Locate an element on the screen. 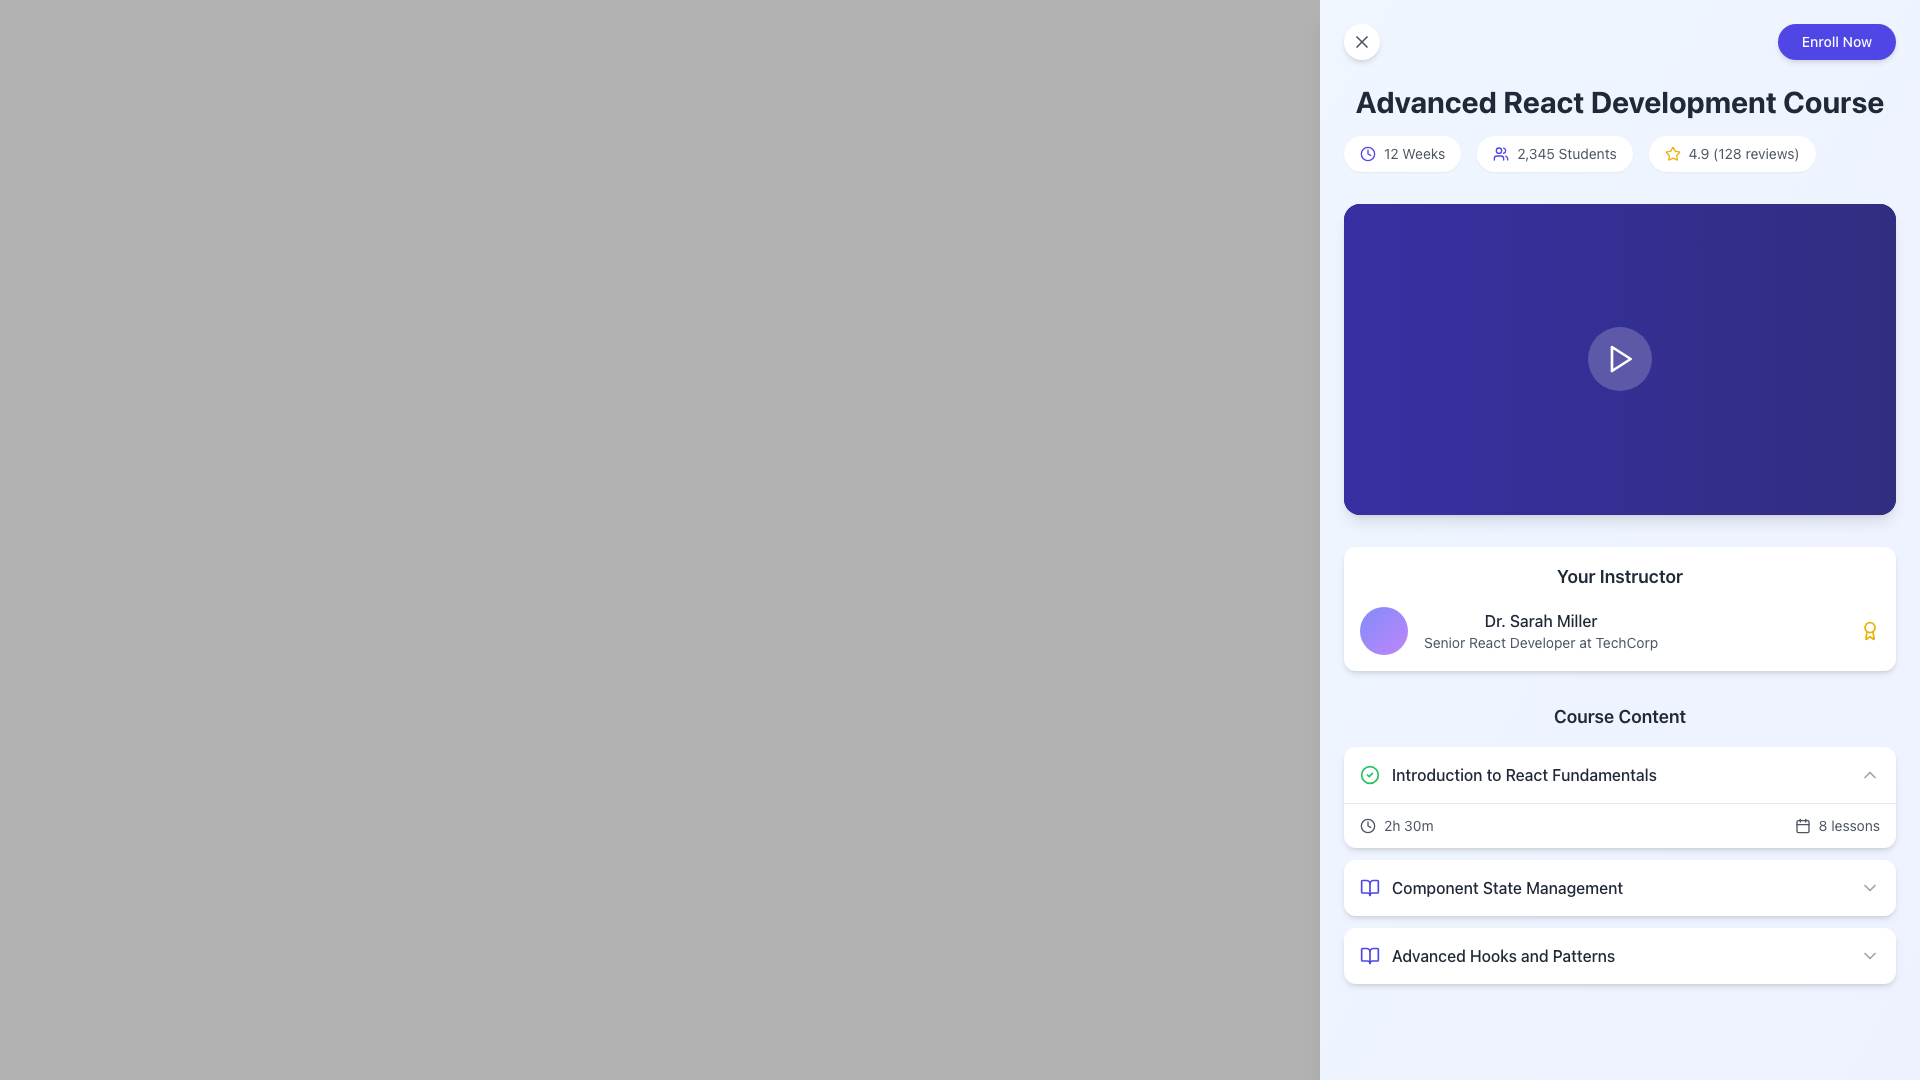 The height and width of the screenshot is (1080, 1920). the outlined yellow star icon representing a rating system, located next to the text '4.9 (128 reviews)' in the header area is located at coordinates (1672, 153).